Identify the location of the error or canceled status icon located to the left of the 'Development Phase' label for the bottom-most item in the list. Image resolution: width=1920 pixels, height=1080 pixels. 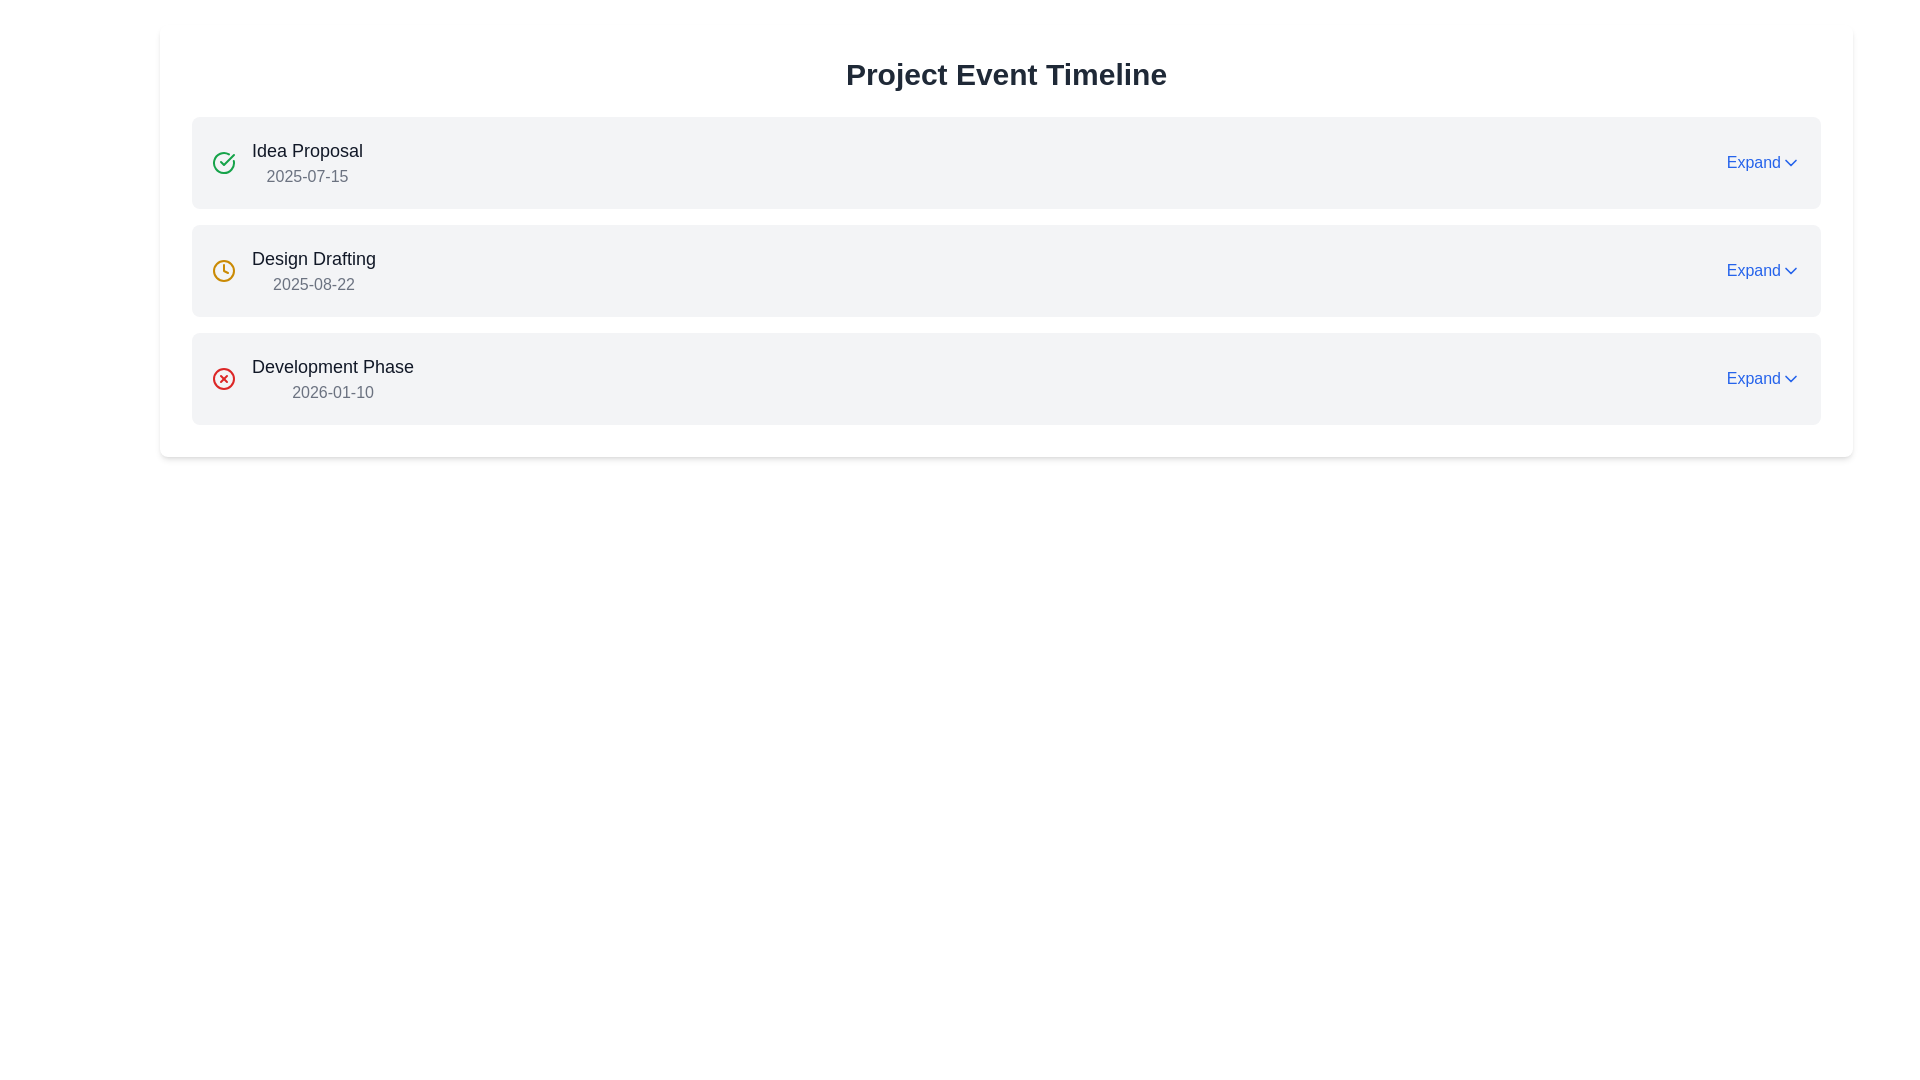
(224, 378).